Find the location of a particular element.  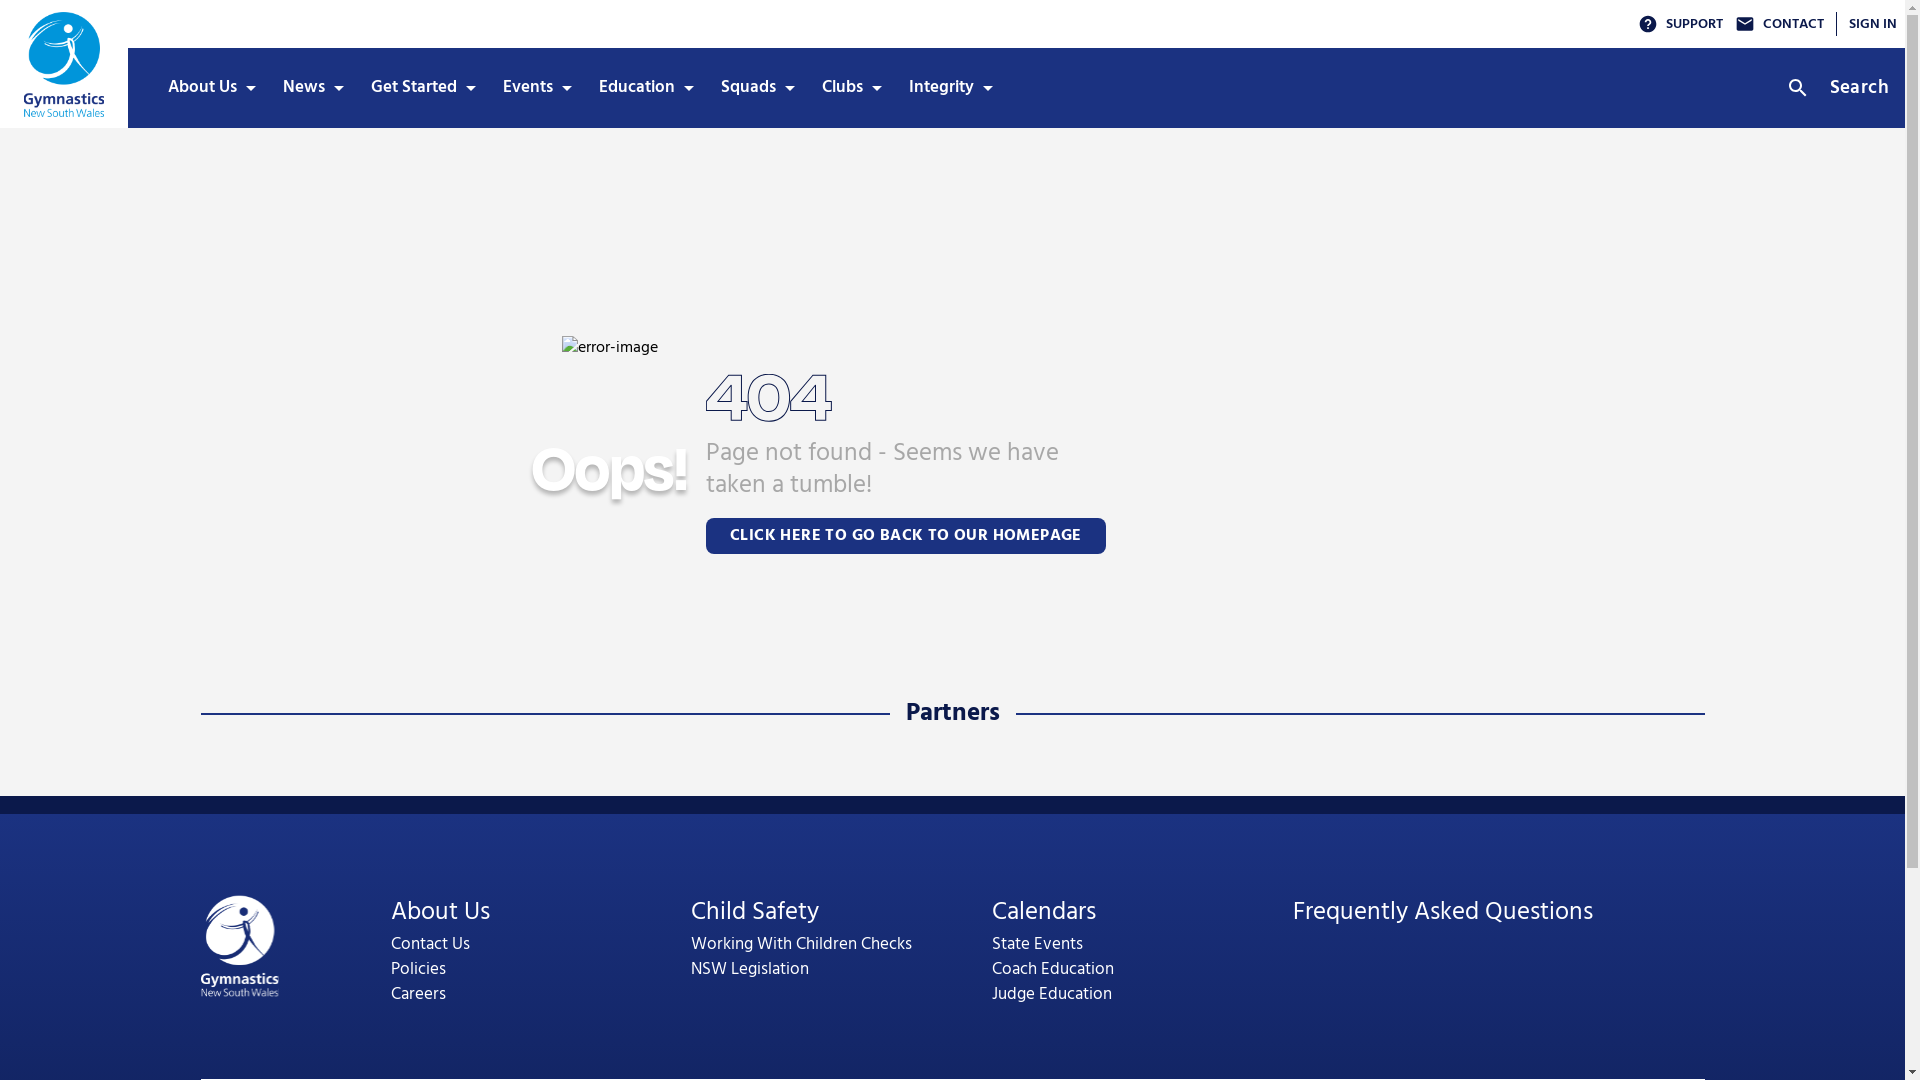

'Search' is located at coordinates (1840, 87).